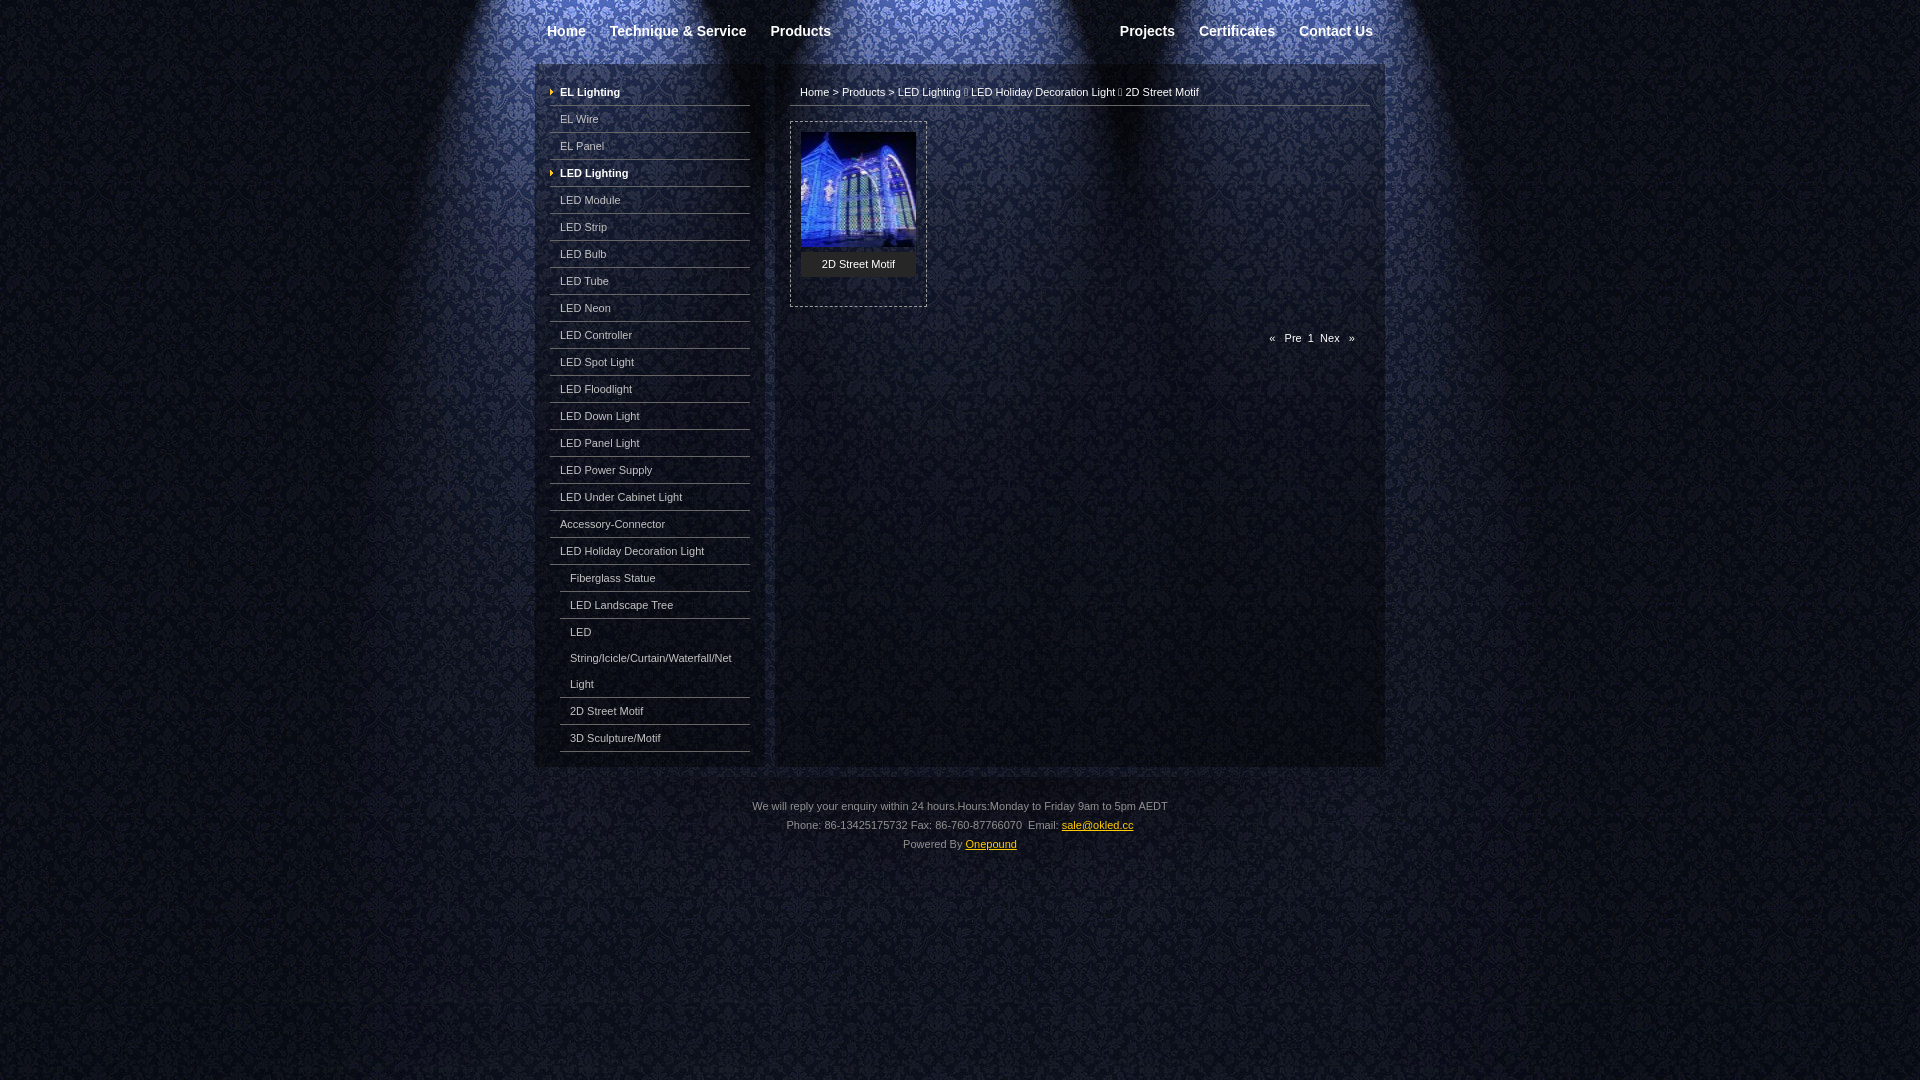 The width and height of the screenshot is (1920, 1080). What do you see at coordinates (560, 389) in the screenshot?
I see `'LED Floodlight'` at bounding box center [560, 389].